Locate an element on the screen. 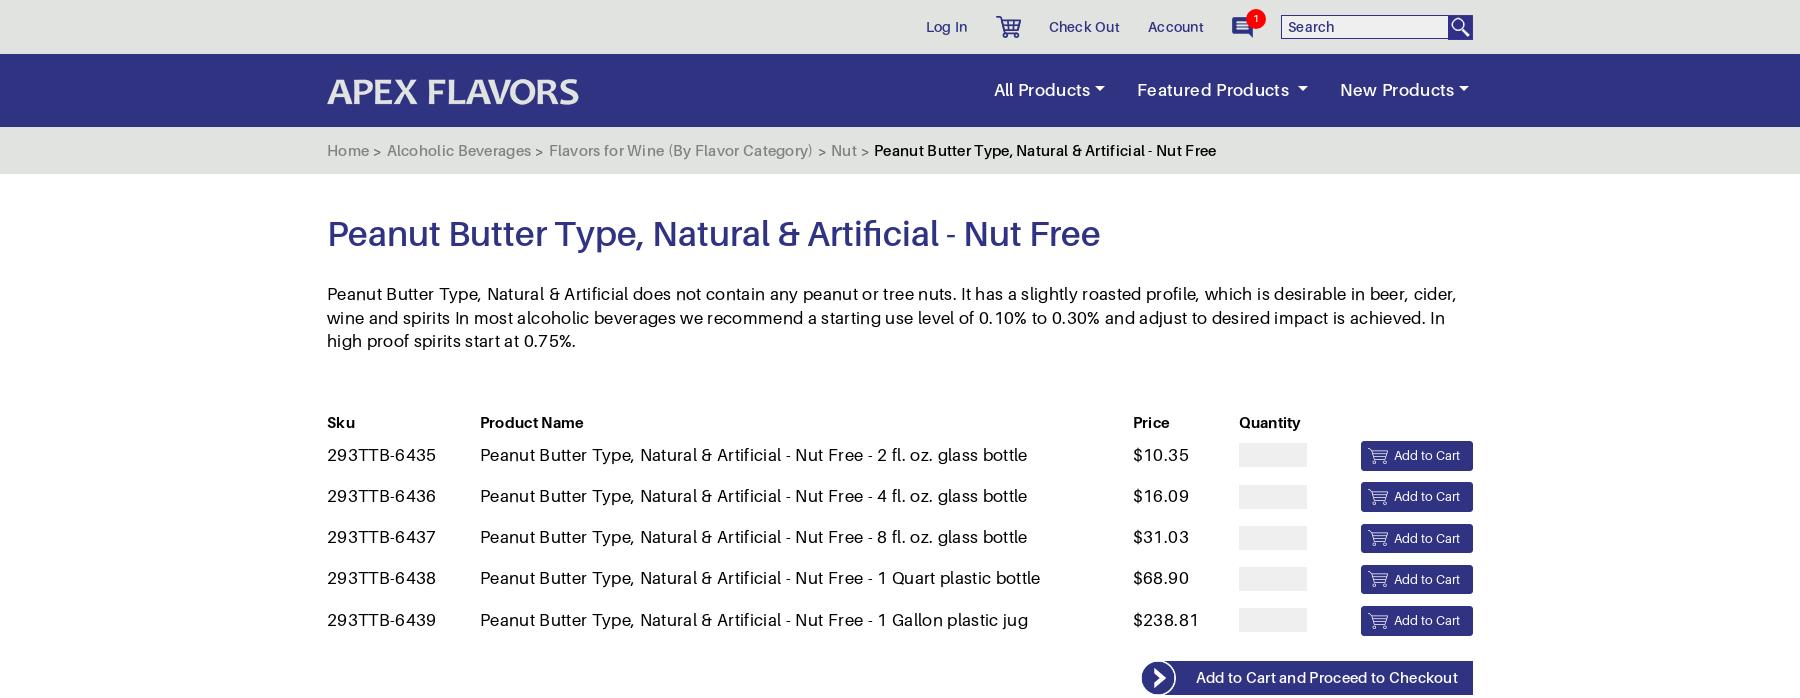 This screenshot has width=1800, height=698. 'Information for E-Cigarette and Non Food & Drink Buyers' is located at coordinates (535, 538).